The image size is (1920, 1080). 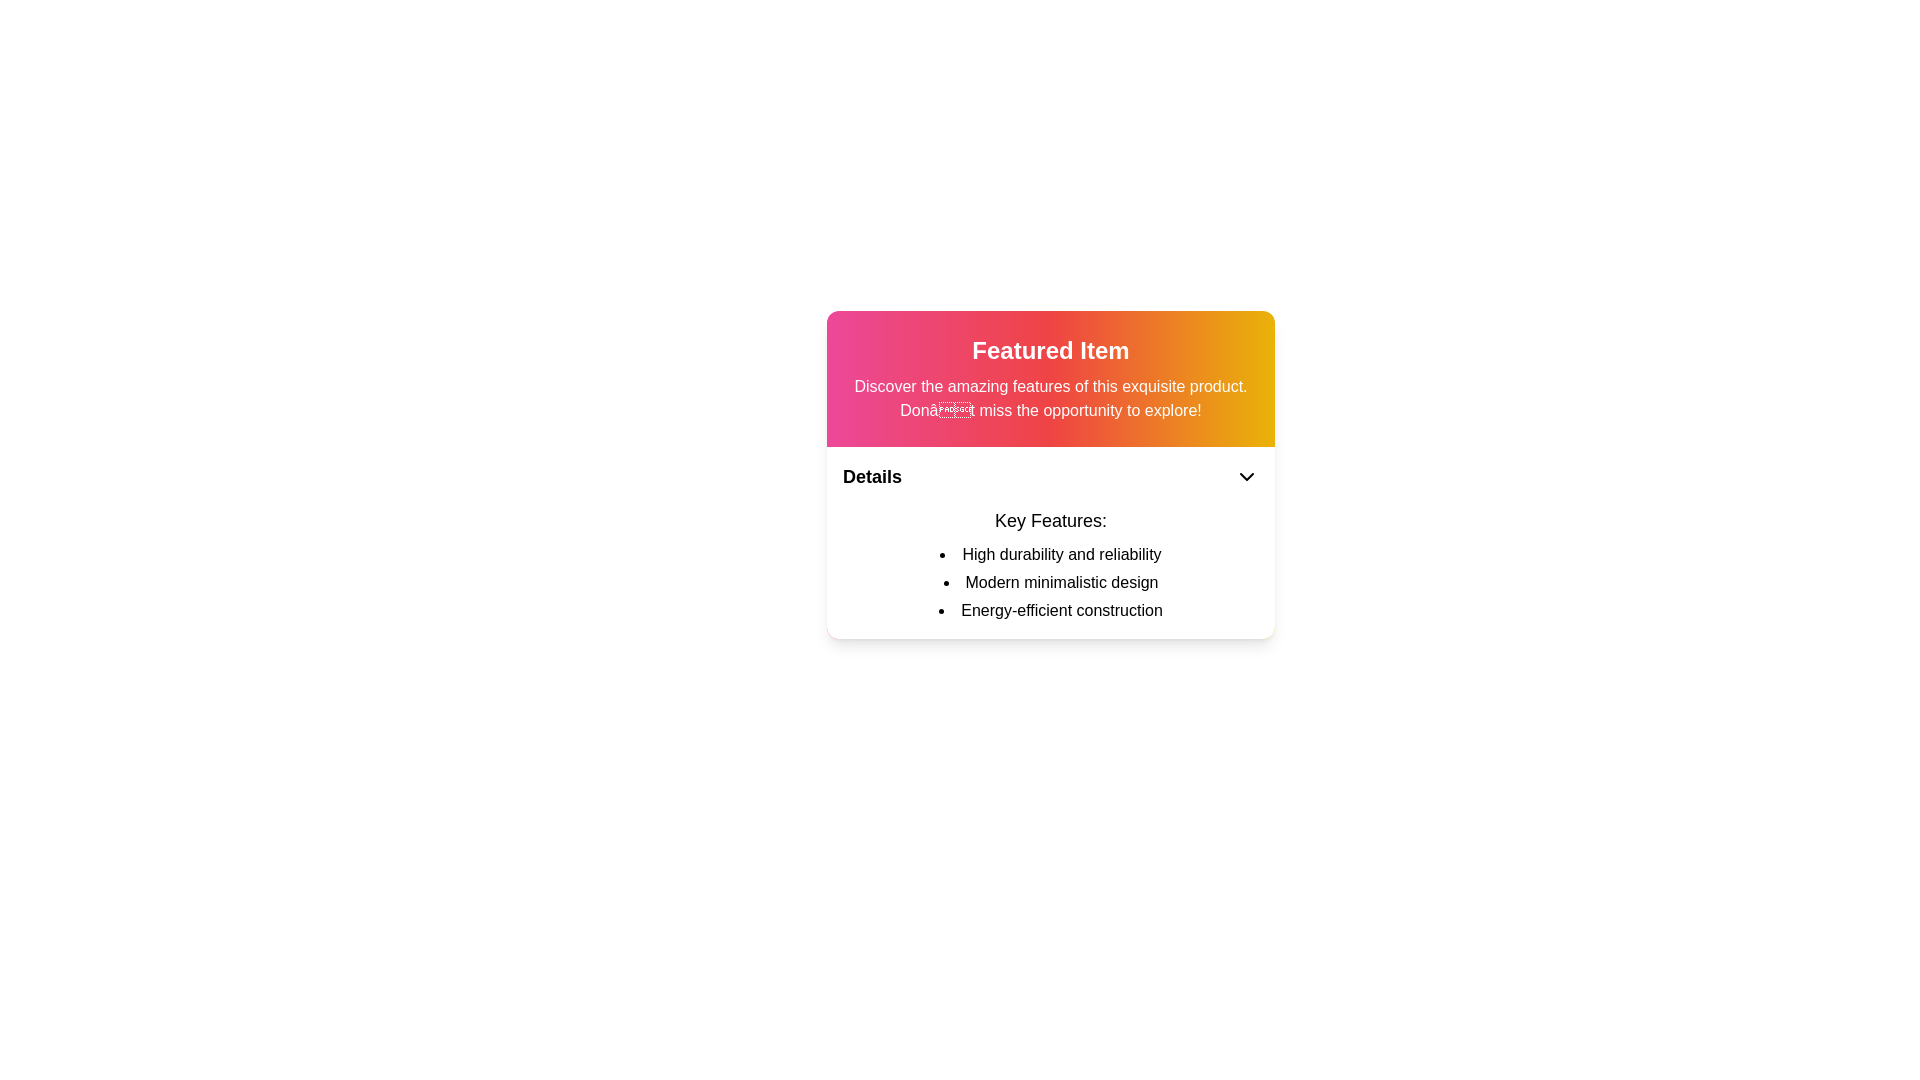 What do you see at coordinates (1246, 477) in the screenshot?
I see `the dropdown icon located at the far-right end of the 'Details' section to get visual feedback` at bounding box center [1246, 477].